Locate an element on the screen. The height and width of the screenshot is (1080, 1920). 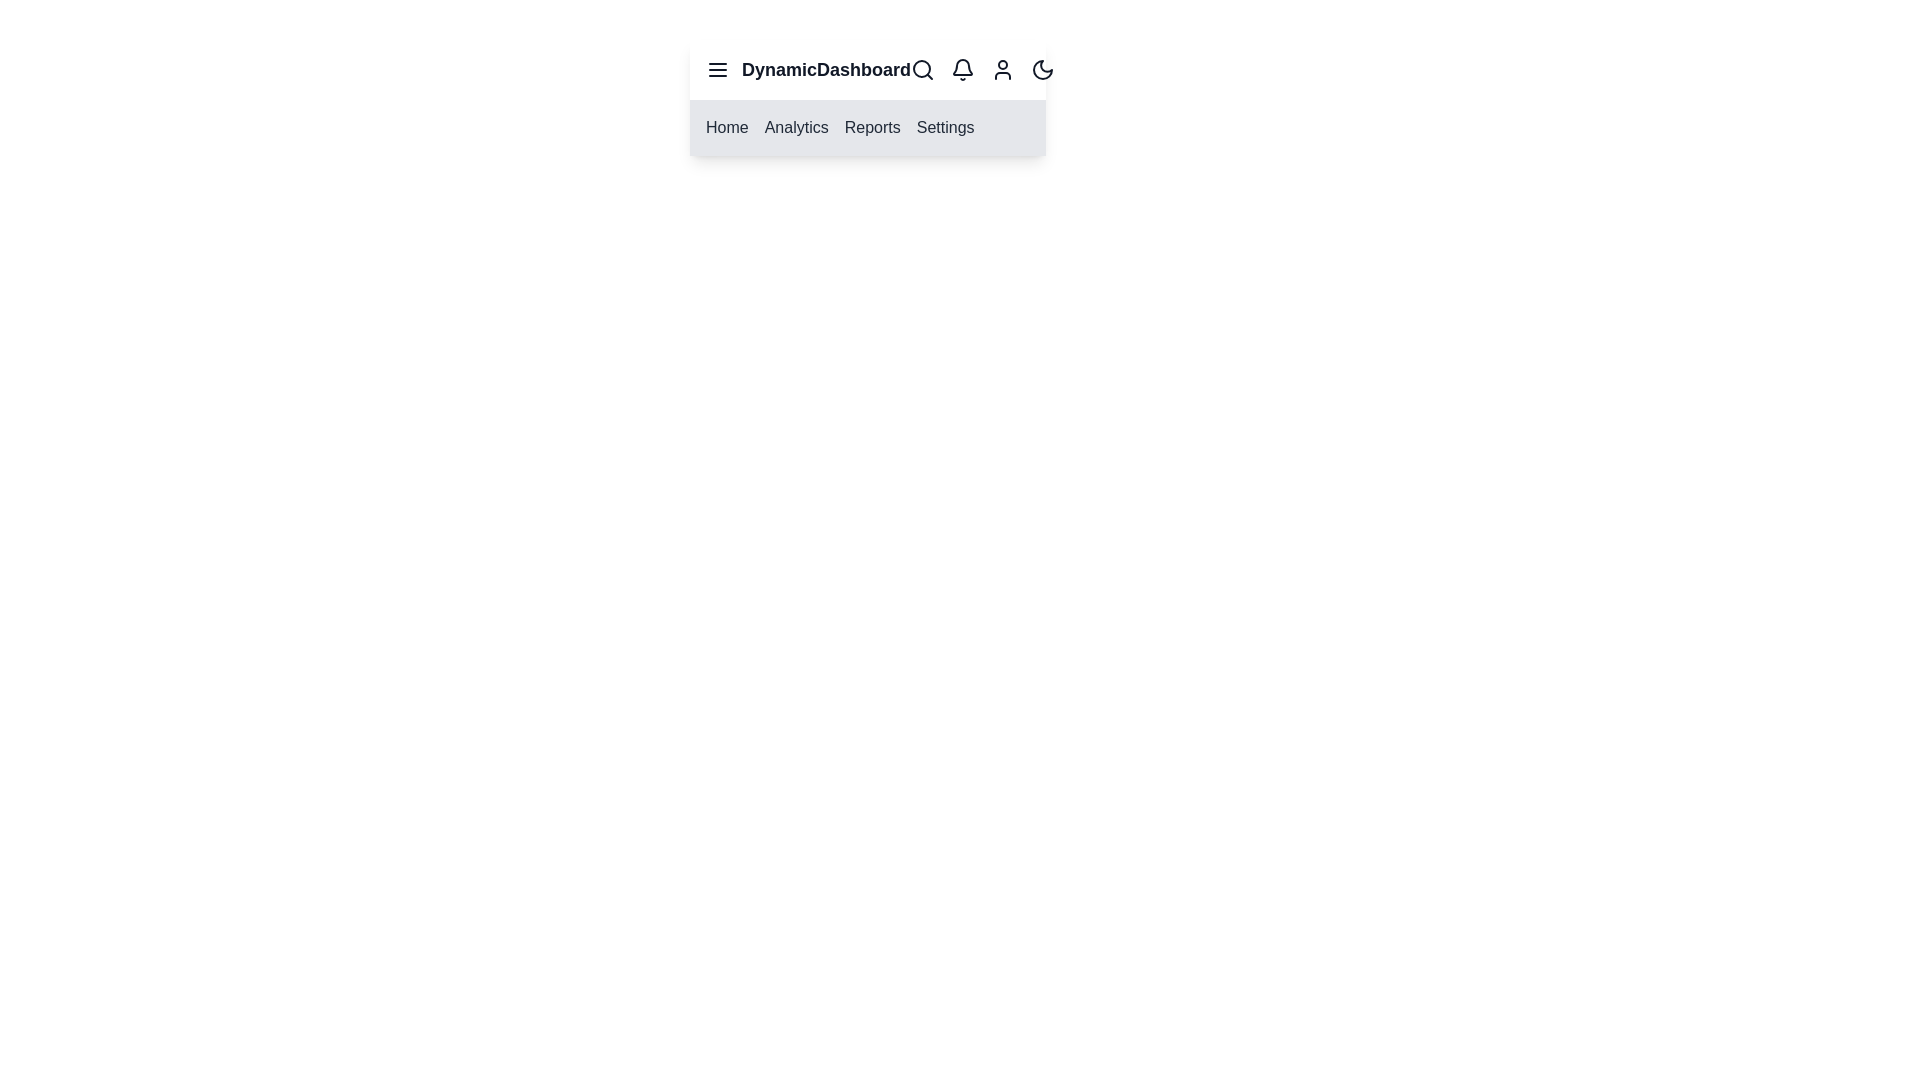
the theme toggle button to switch between light and dark modes is located at coordinates (1041, 68).